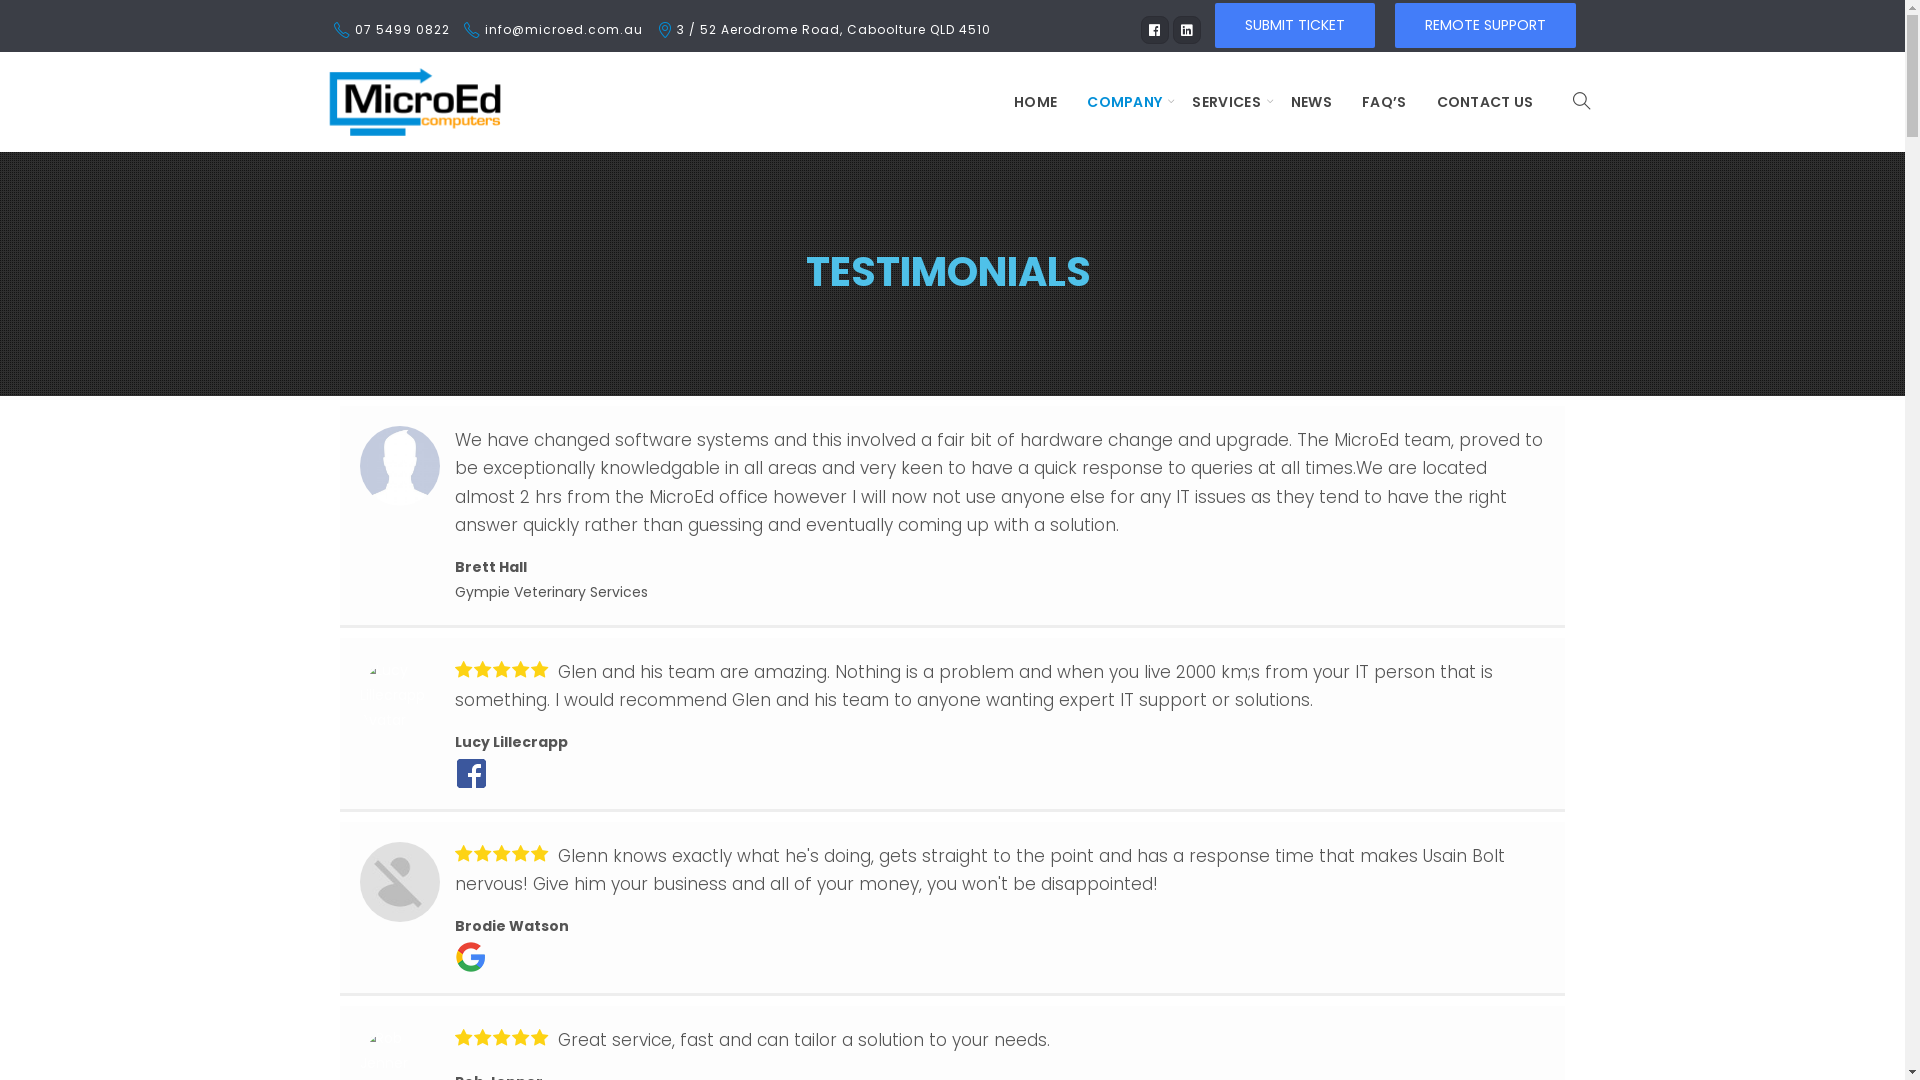  Describe the element at coordinates (1035, 101) in the screenshot. I see `'HOME'` at that location.